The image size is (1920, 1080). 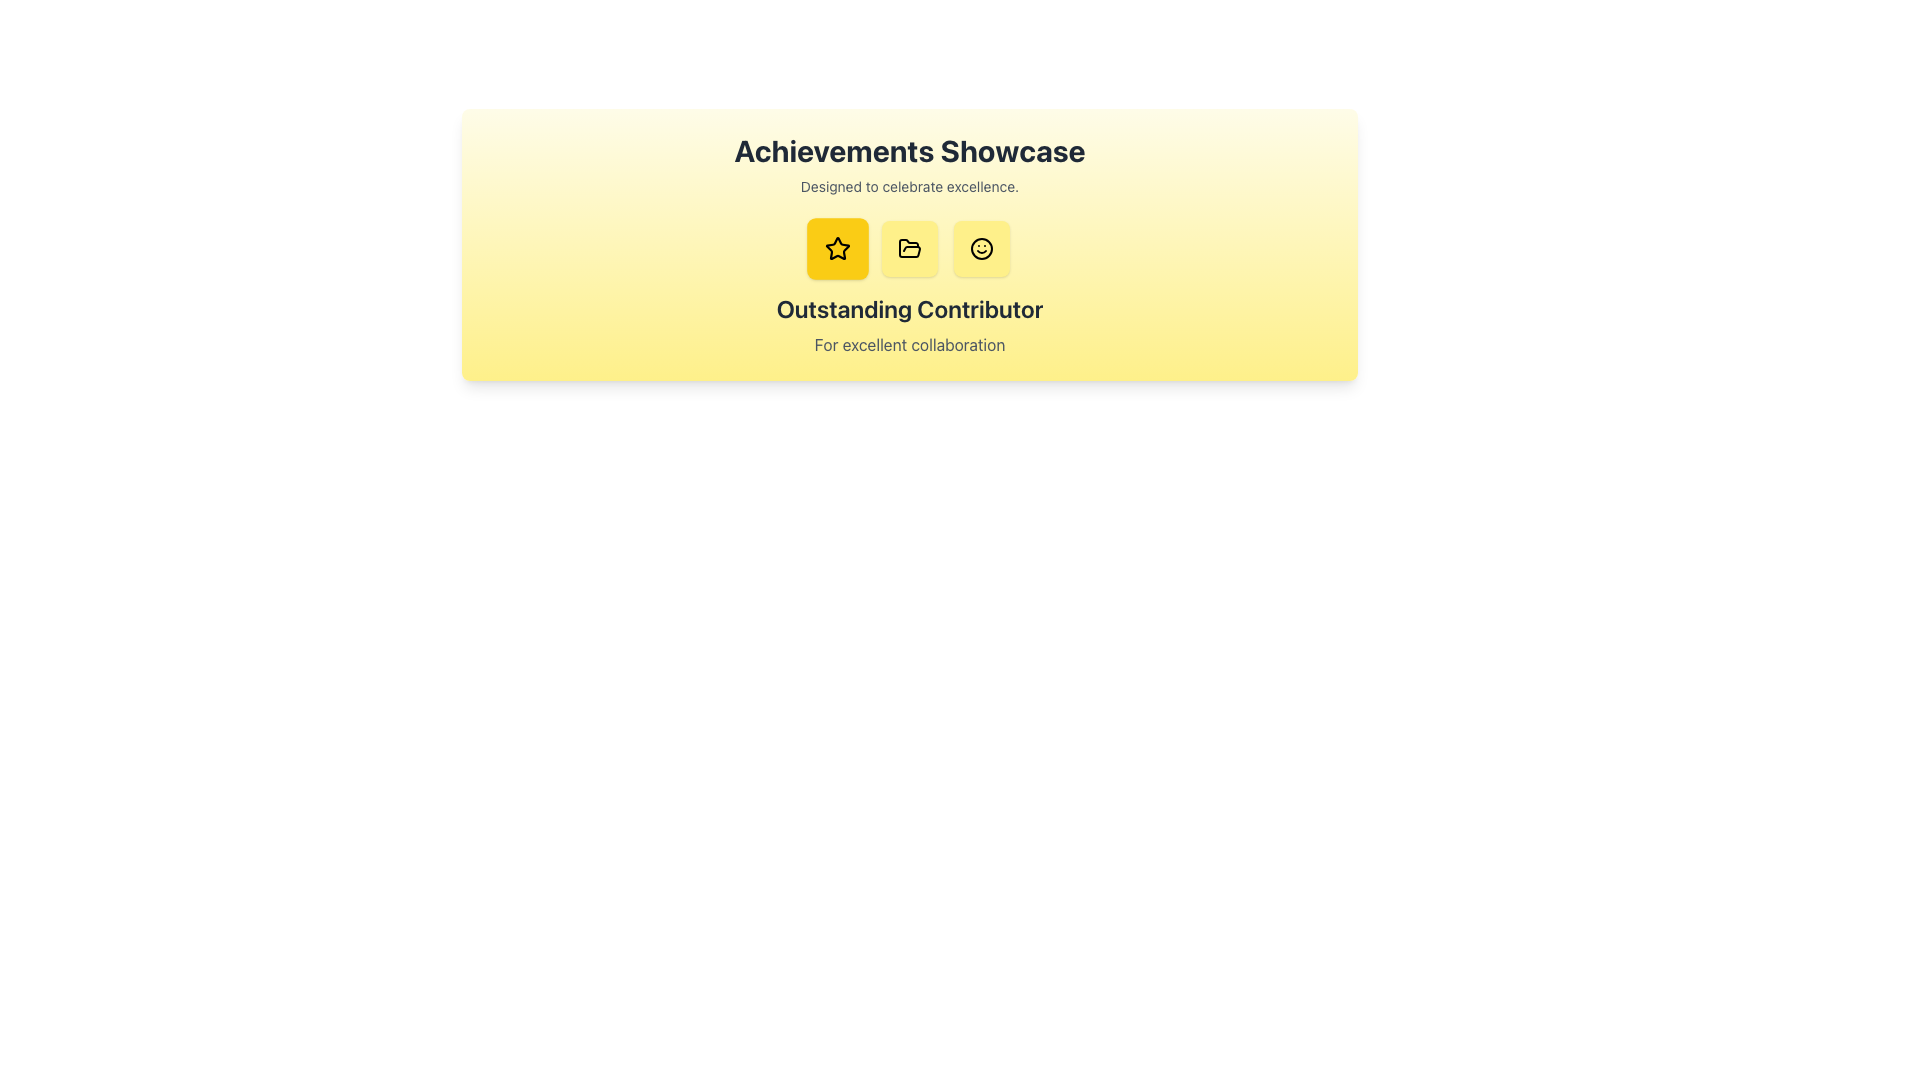 I want to click on the star-shaped icon with a vibrant yellow background and a black outline, located under the title 'Achievements Showcase' for interaction, so click(x=838, y=248).